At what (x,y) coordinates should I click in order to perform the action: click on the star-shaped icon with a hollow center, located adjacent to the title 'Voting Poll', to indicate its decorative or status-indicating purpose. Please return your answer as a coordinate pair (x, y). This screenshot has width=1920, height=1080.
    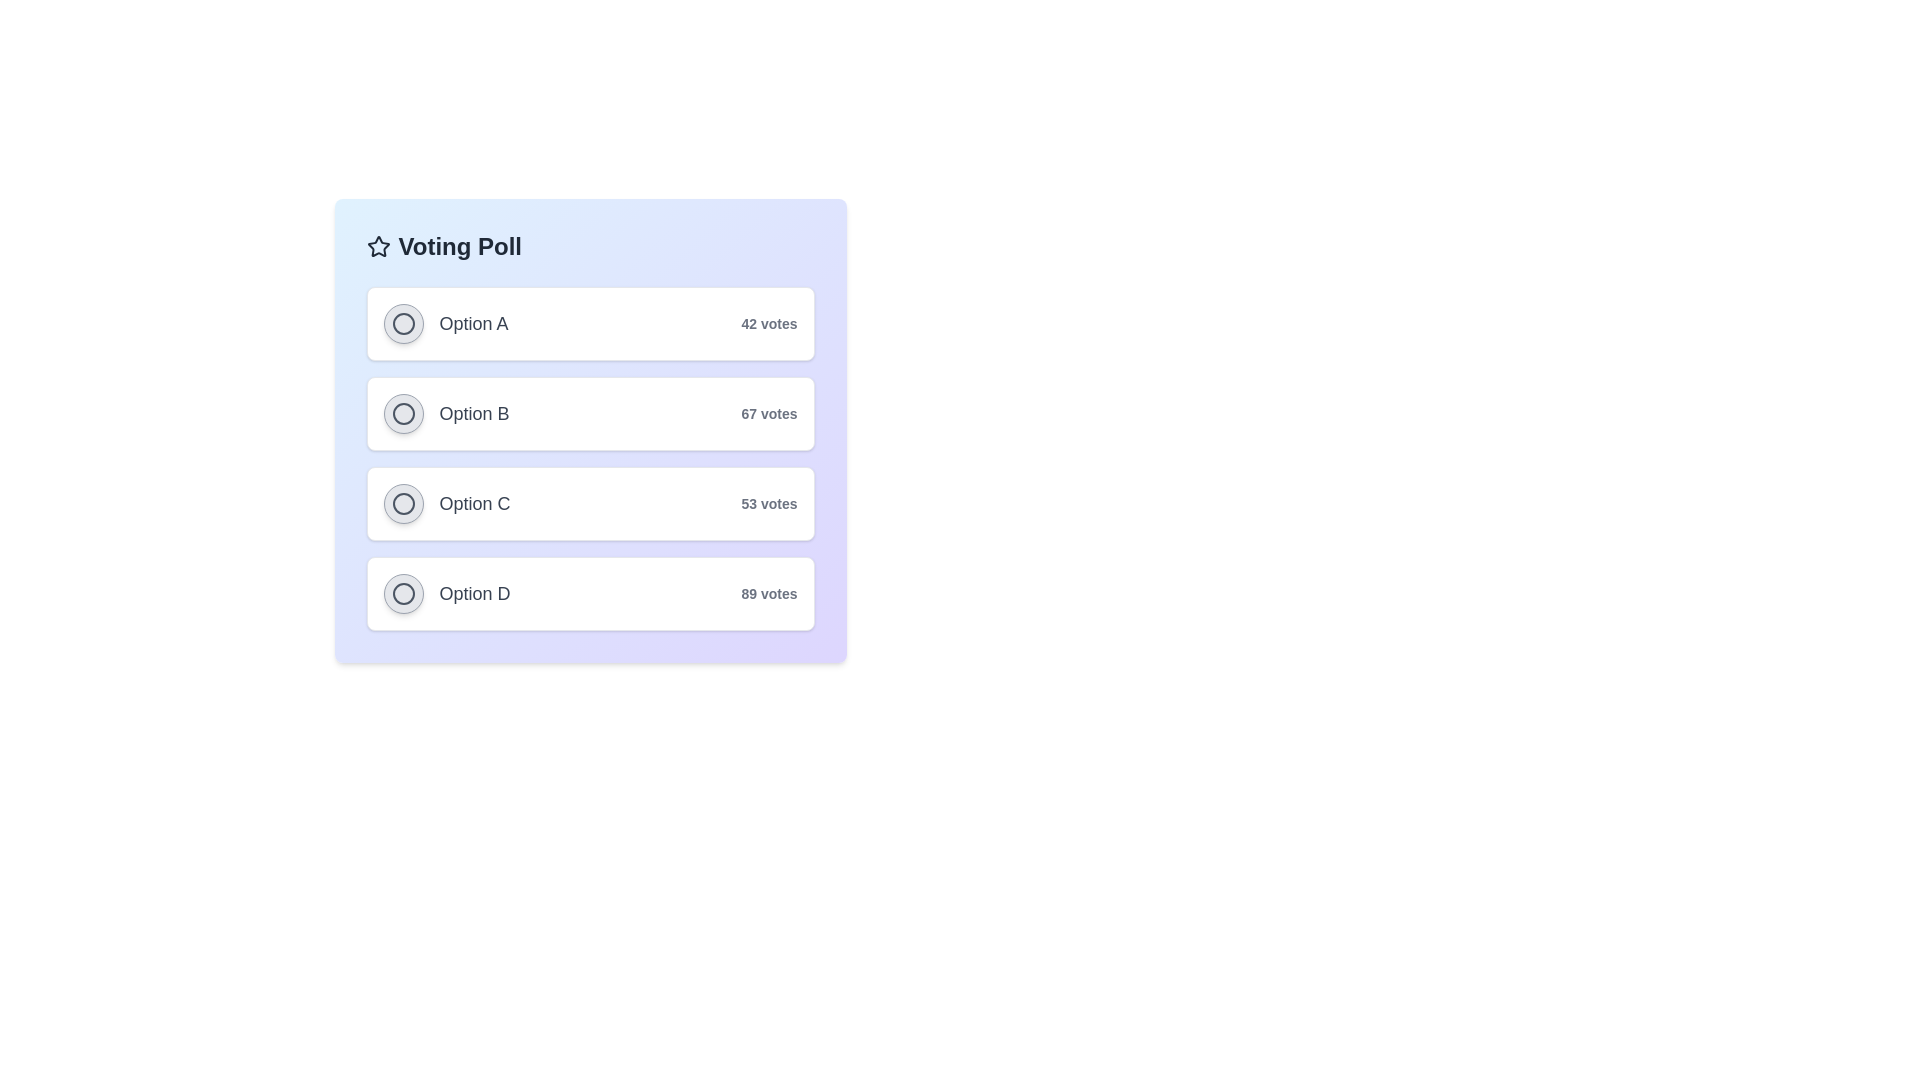
    Looking at the image, I should click on (378, 245).